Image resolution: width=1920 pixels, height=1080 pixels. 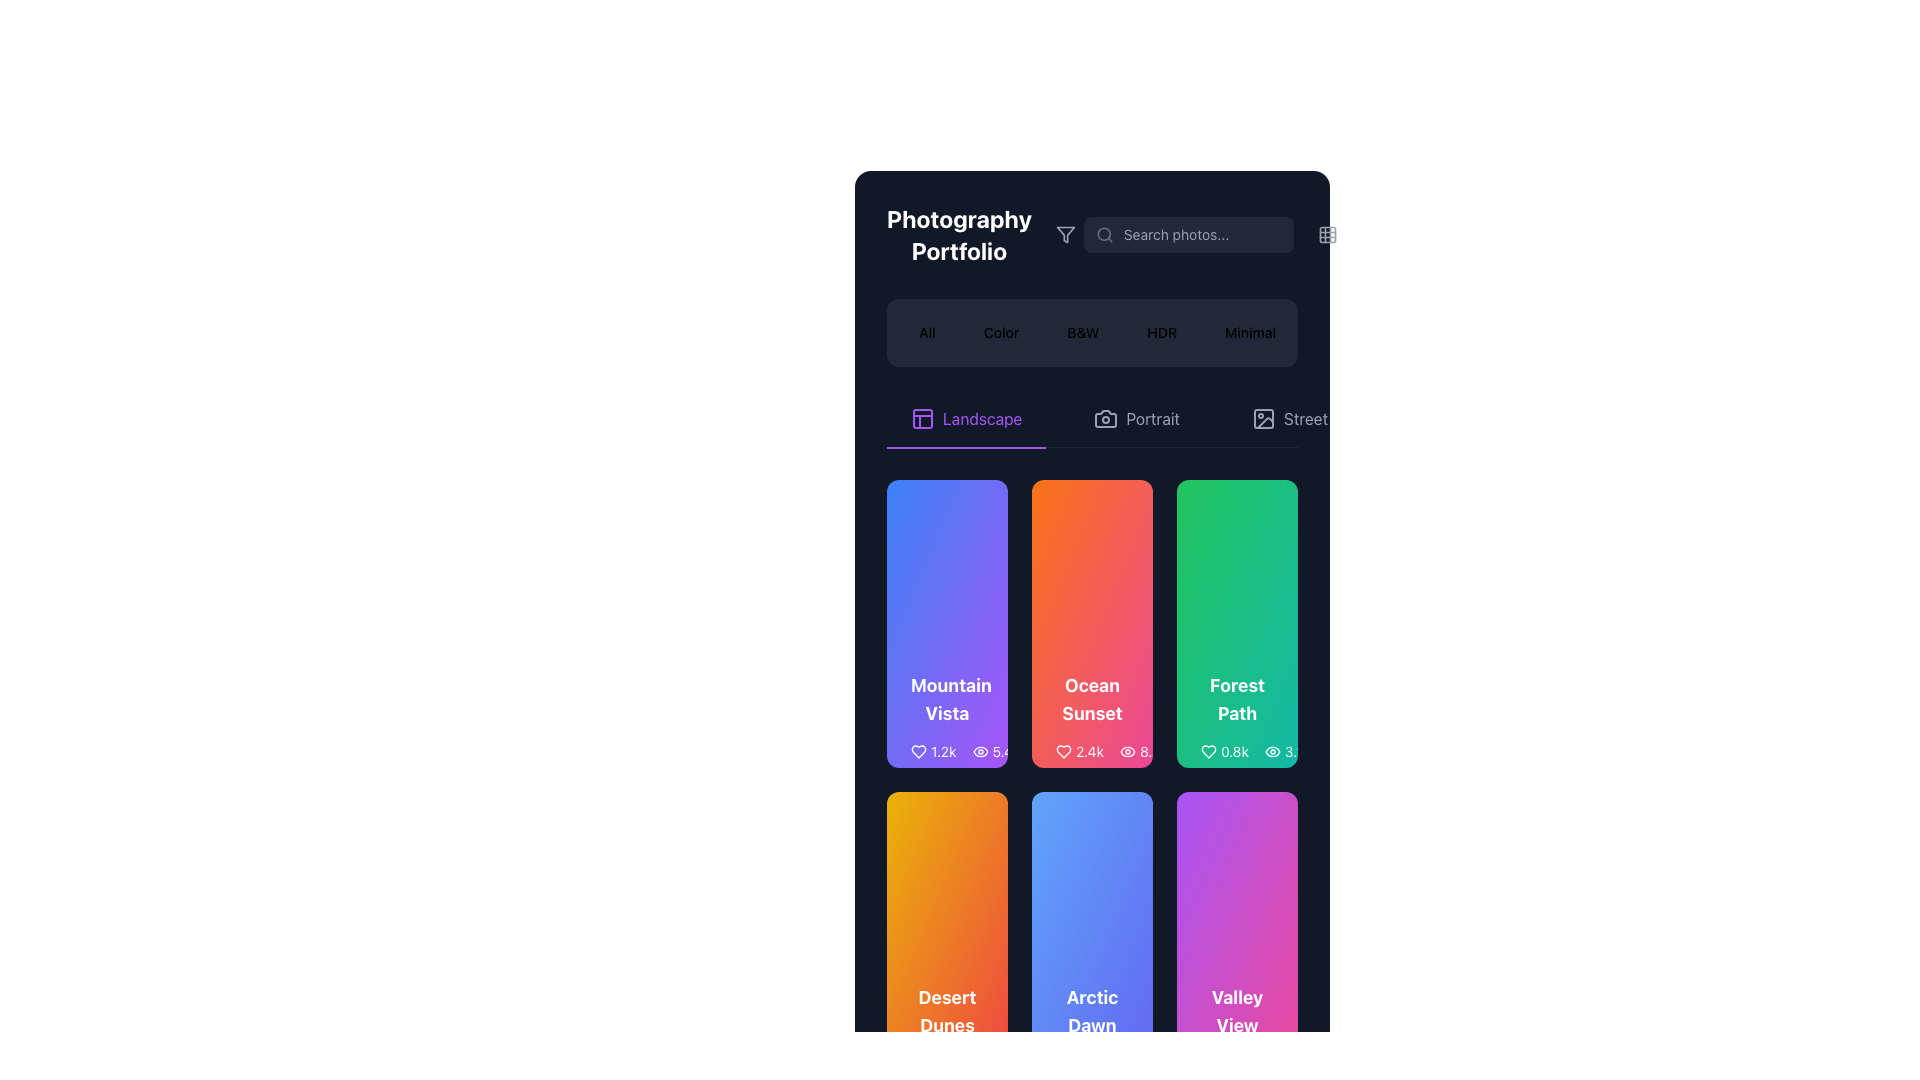 I want to click on the text label displaying the numerical value associated with the eye icon, indicating view count, so click(x=1287, y=752).